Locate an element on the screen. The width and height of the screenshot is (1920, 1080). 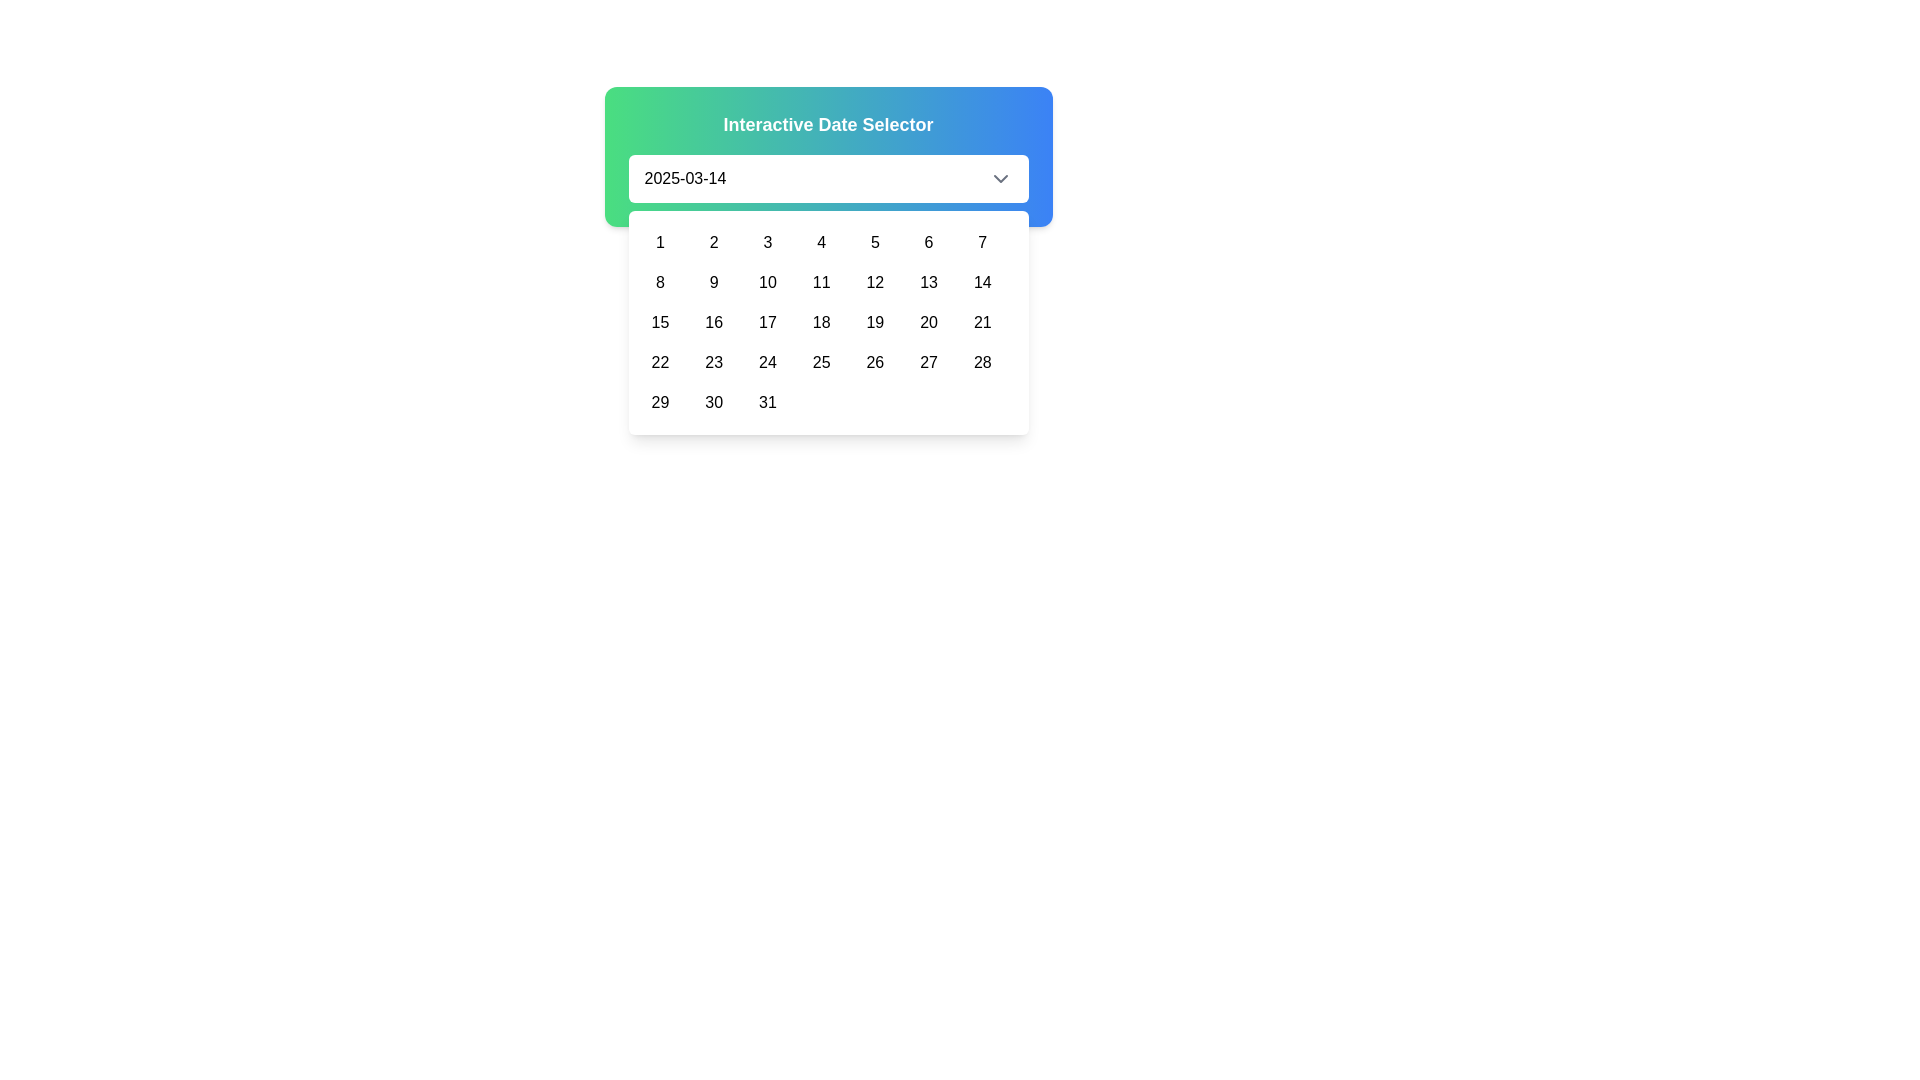
a date from the dropdown in the Interactive Date Selector, which features a green to blue gradient background and displays the date '2025-03-14' is located at coordinates (828, 156).